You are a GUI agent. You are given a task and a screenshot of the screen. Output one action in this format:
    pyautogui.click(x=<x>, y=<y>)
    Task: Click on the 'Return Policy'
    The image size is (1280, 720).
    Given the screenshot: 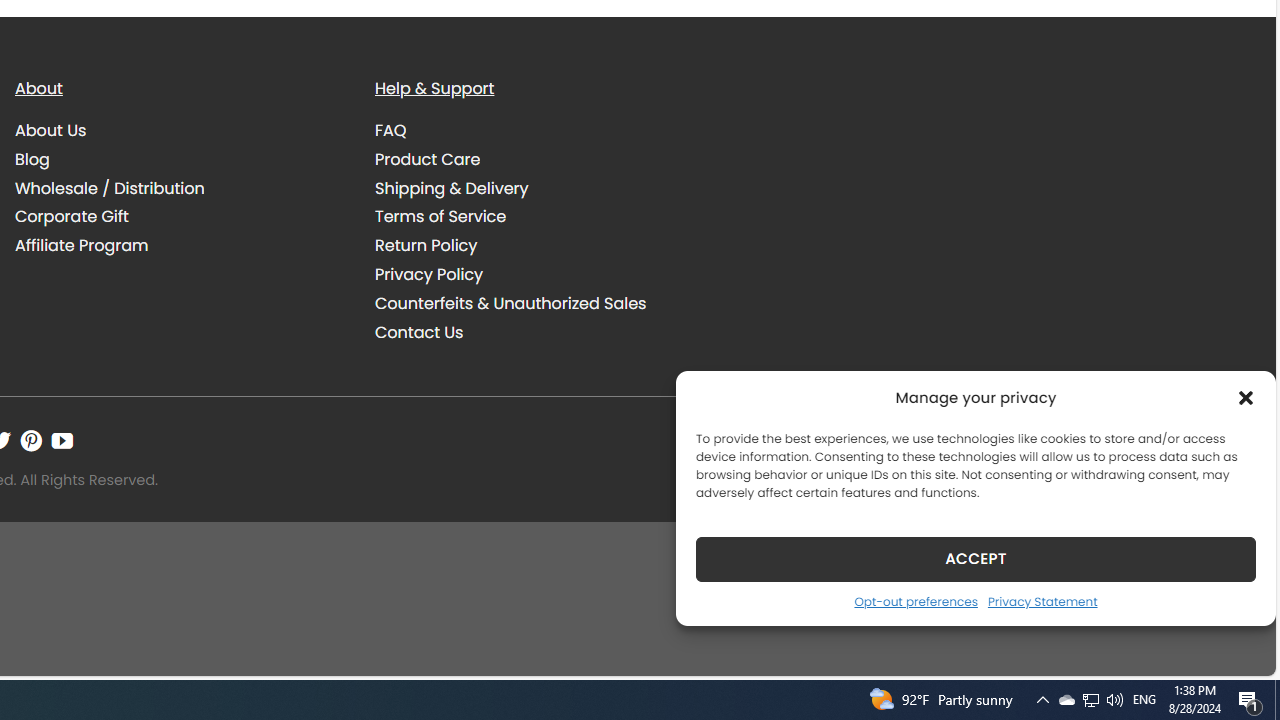 What is the action you would take?
    pyautogui.click(x=425, y=244)
    